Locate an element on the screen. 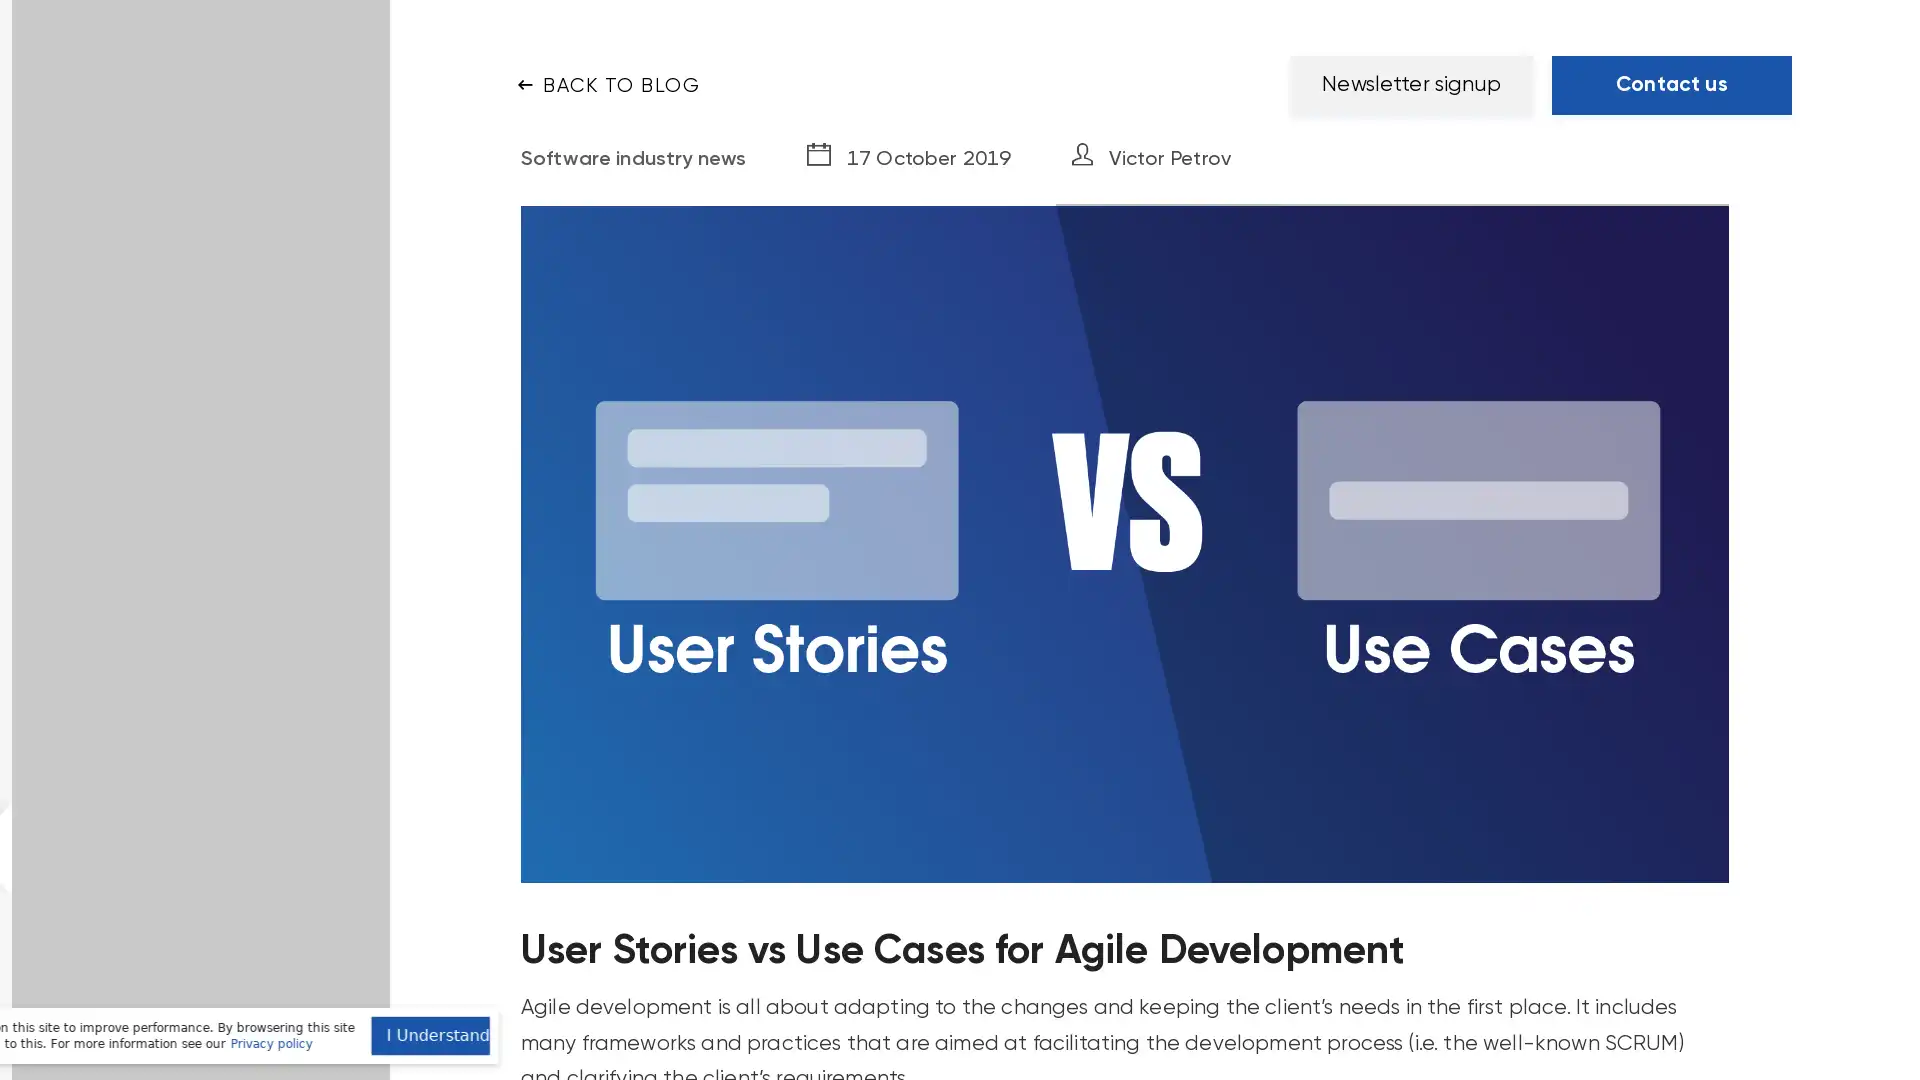  Newsletter signup is located at coordinates (1410, 83).